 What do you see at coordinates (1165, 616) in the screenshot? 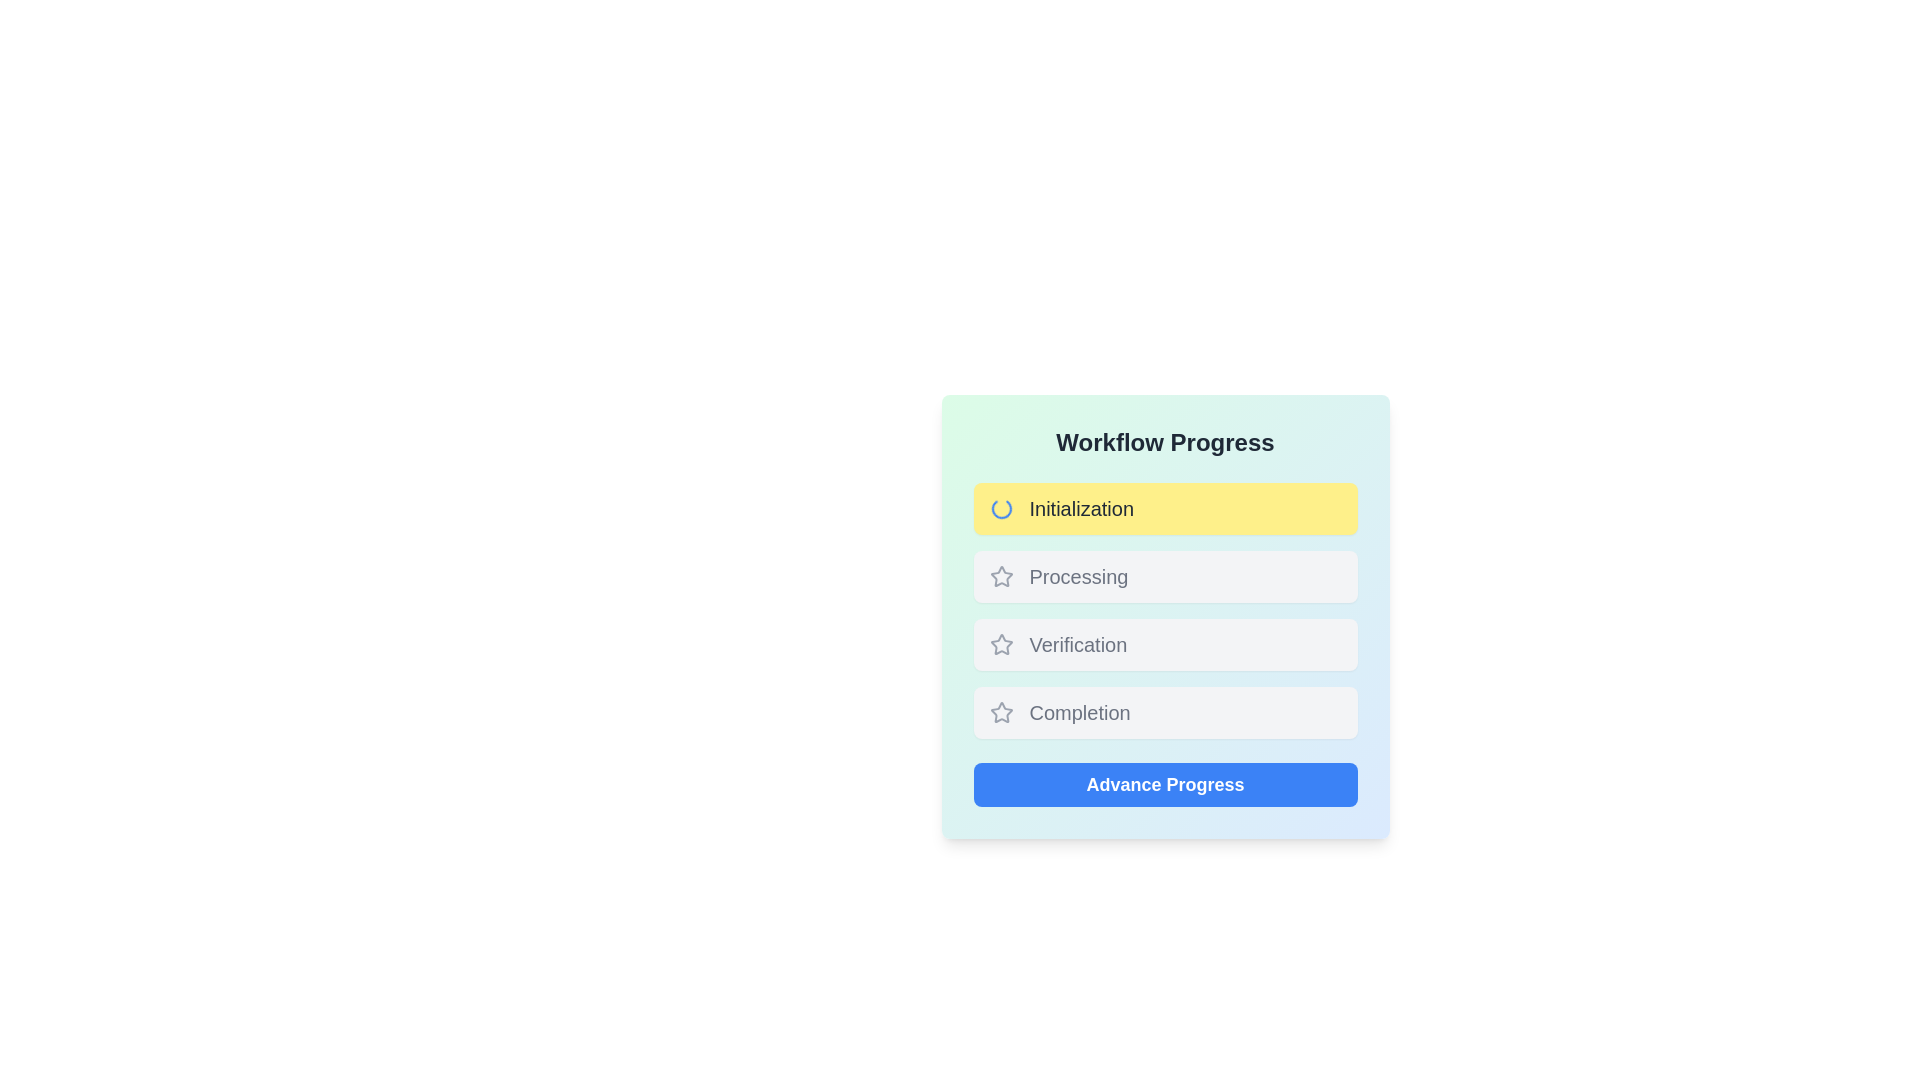
I see `the progress through the workflow by interacting with the composite UI component displaying workflow statuses and an 'Advance Progress' button located below the 'Workflow Progress' header` at bounding box center [1165, 616].